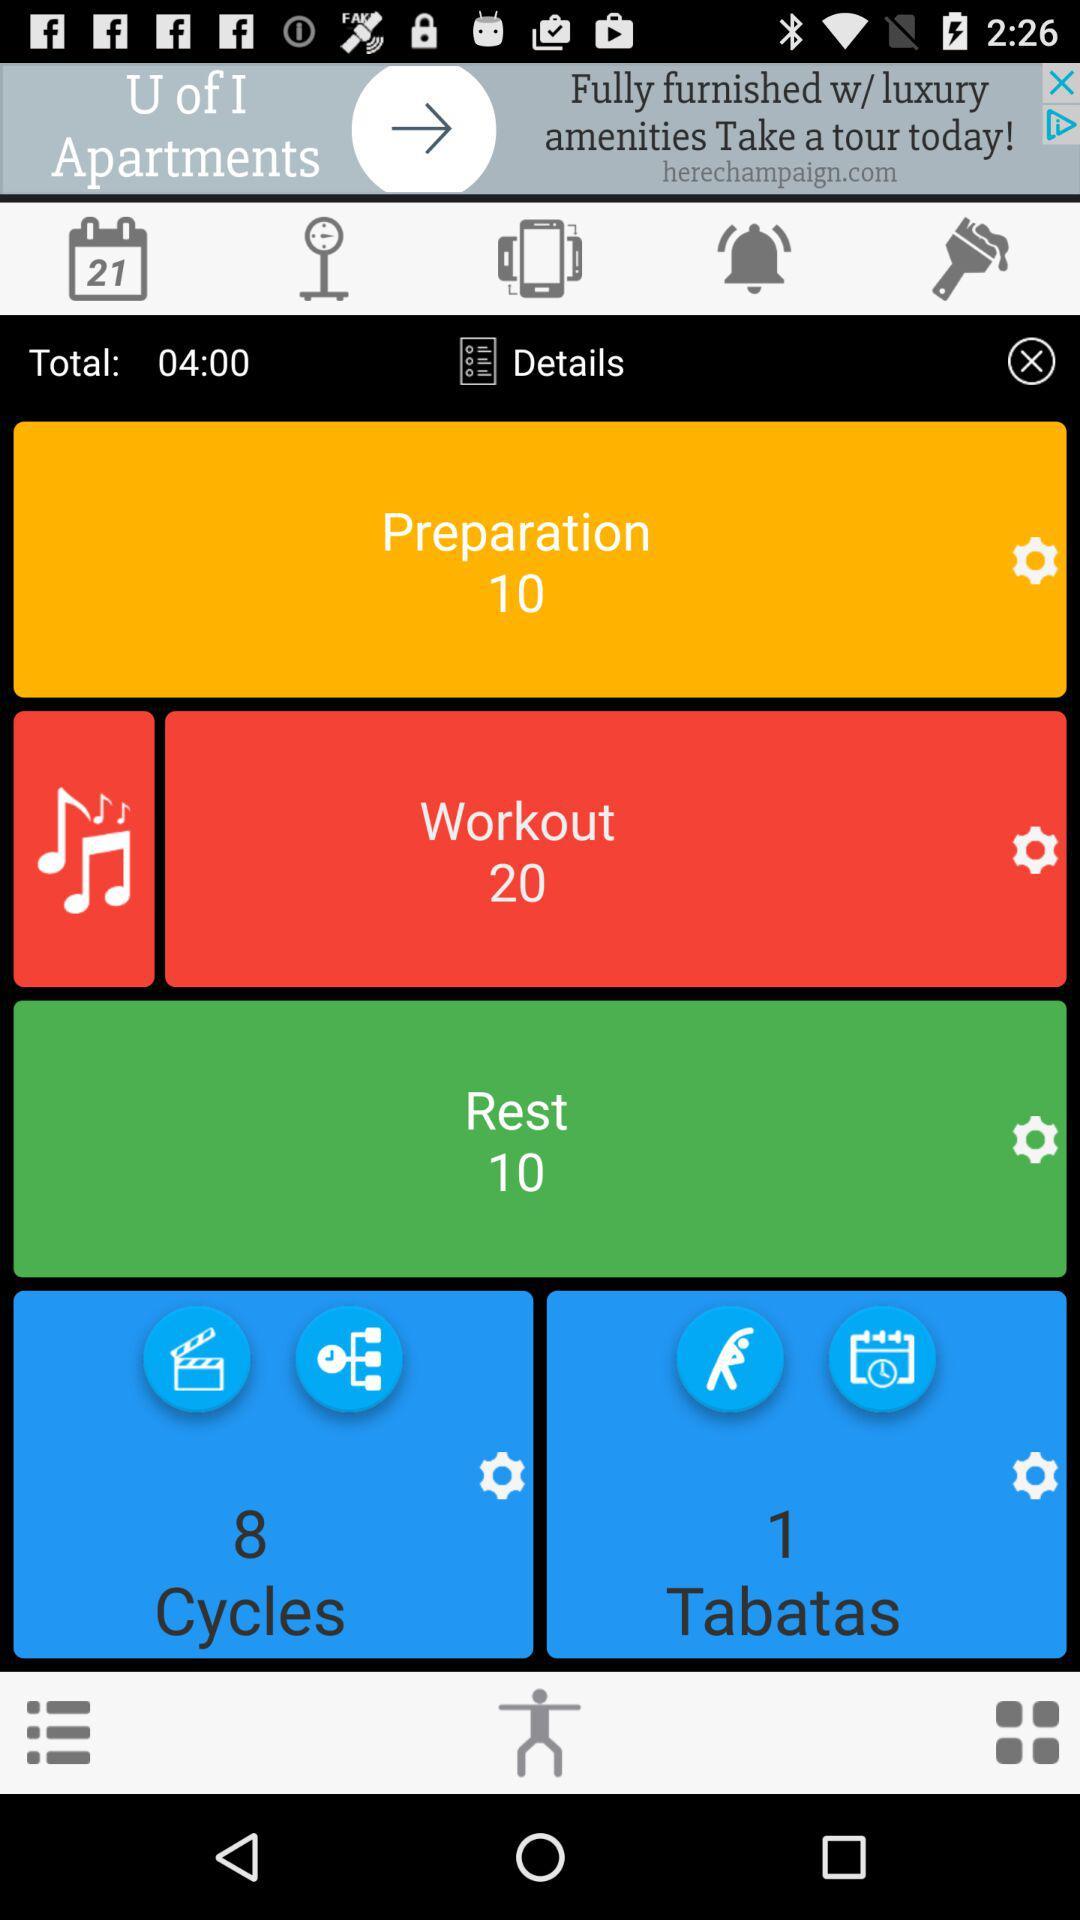 The height and width of the screenshot is (1920, 1080). I want to click on the dashboard icon, so click(1027, 1853).